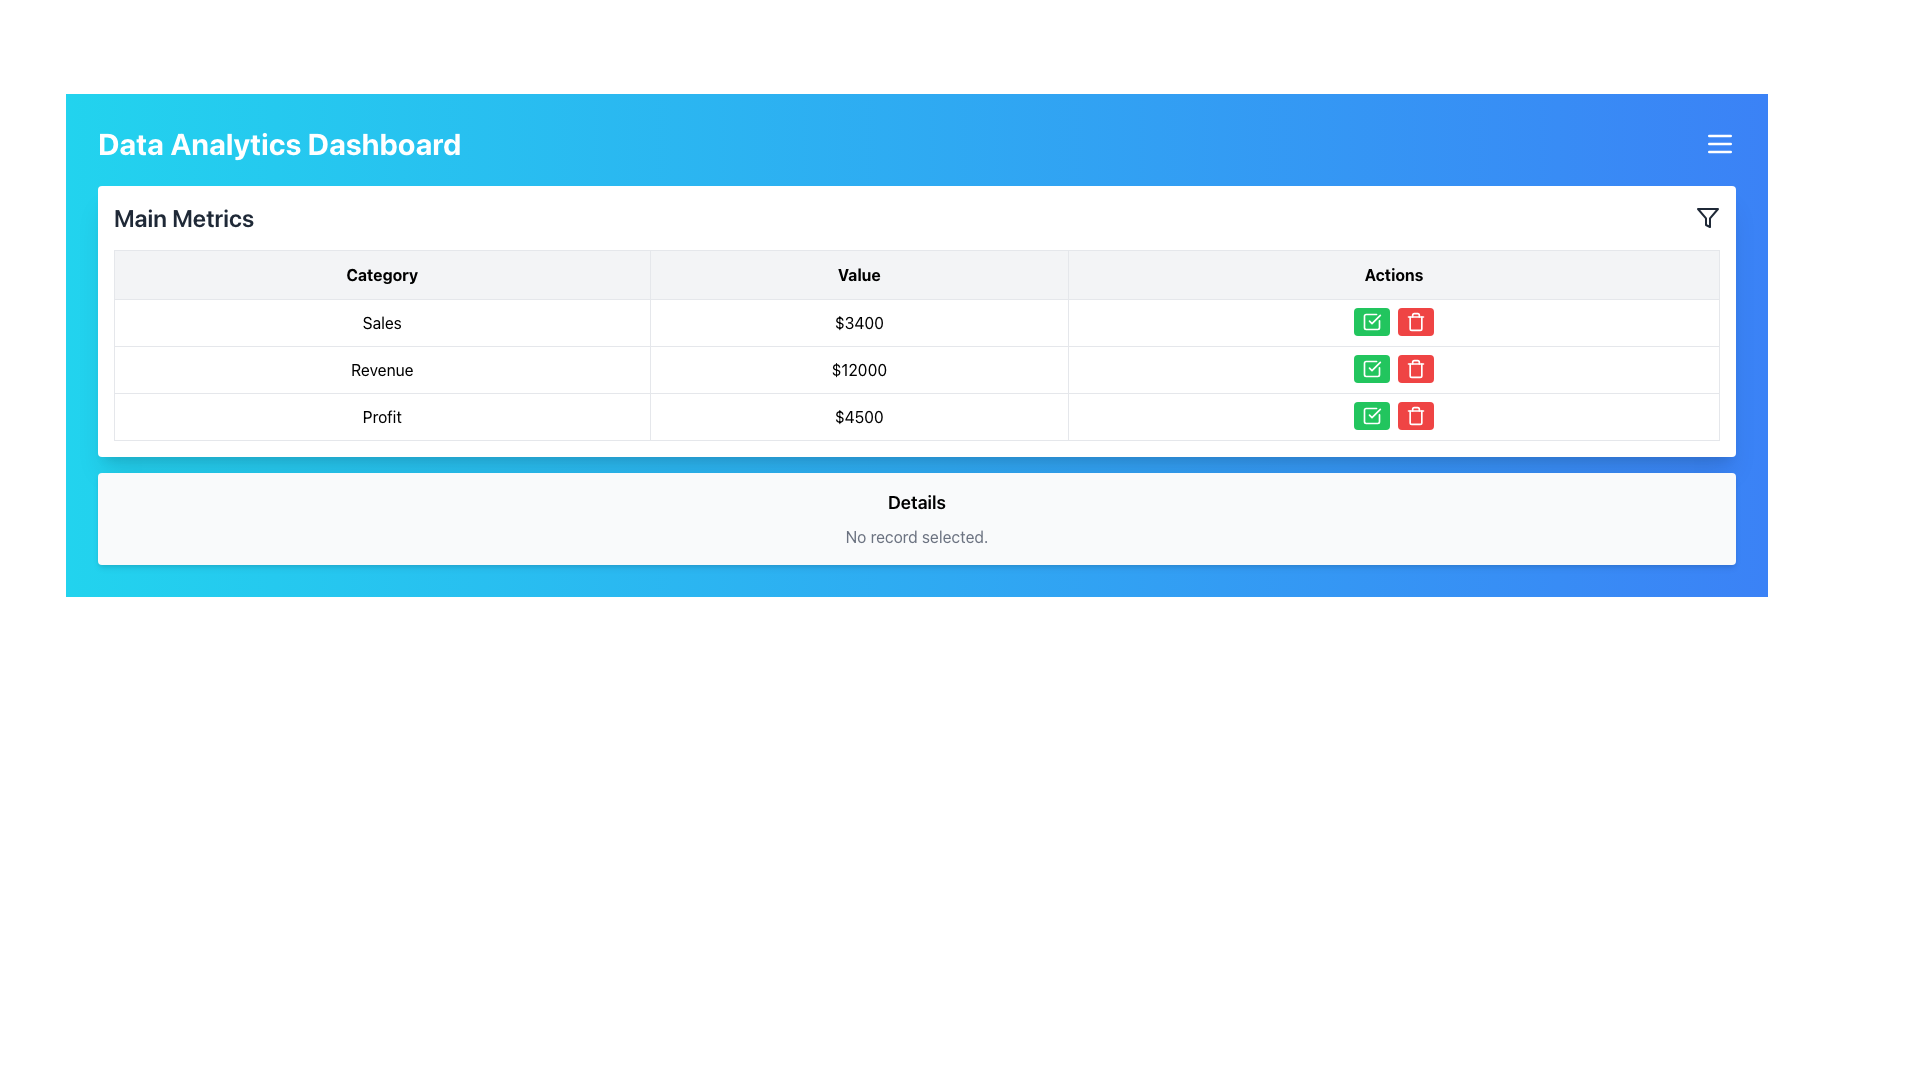 The width and height of the screenshot is (1920, 1080). I want to click on the 'Validate' button with a green background and white text, located in the 'Actions' column of the second row in the main table, so click(1371, 369).